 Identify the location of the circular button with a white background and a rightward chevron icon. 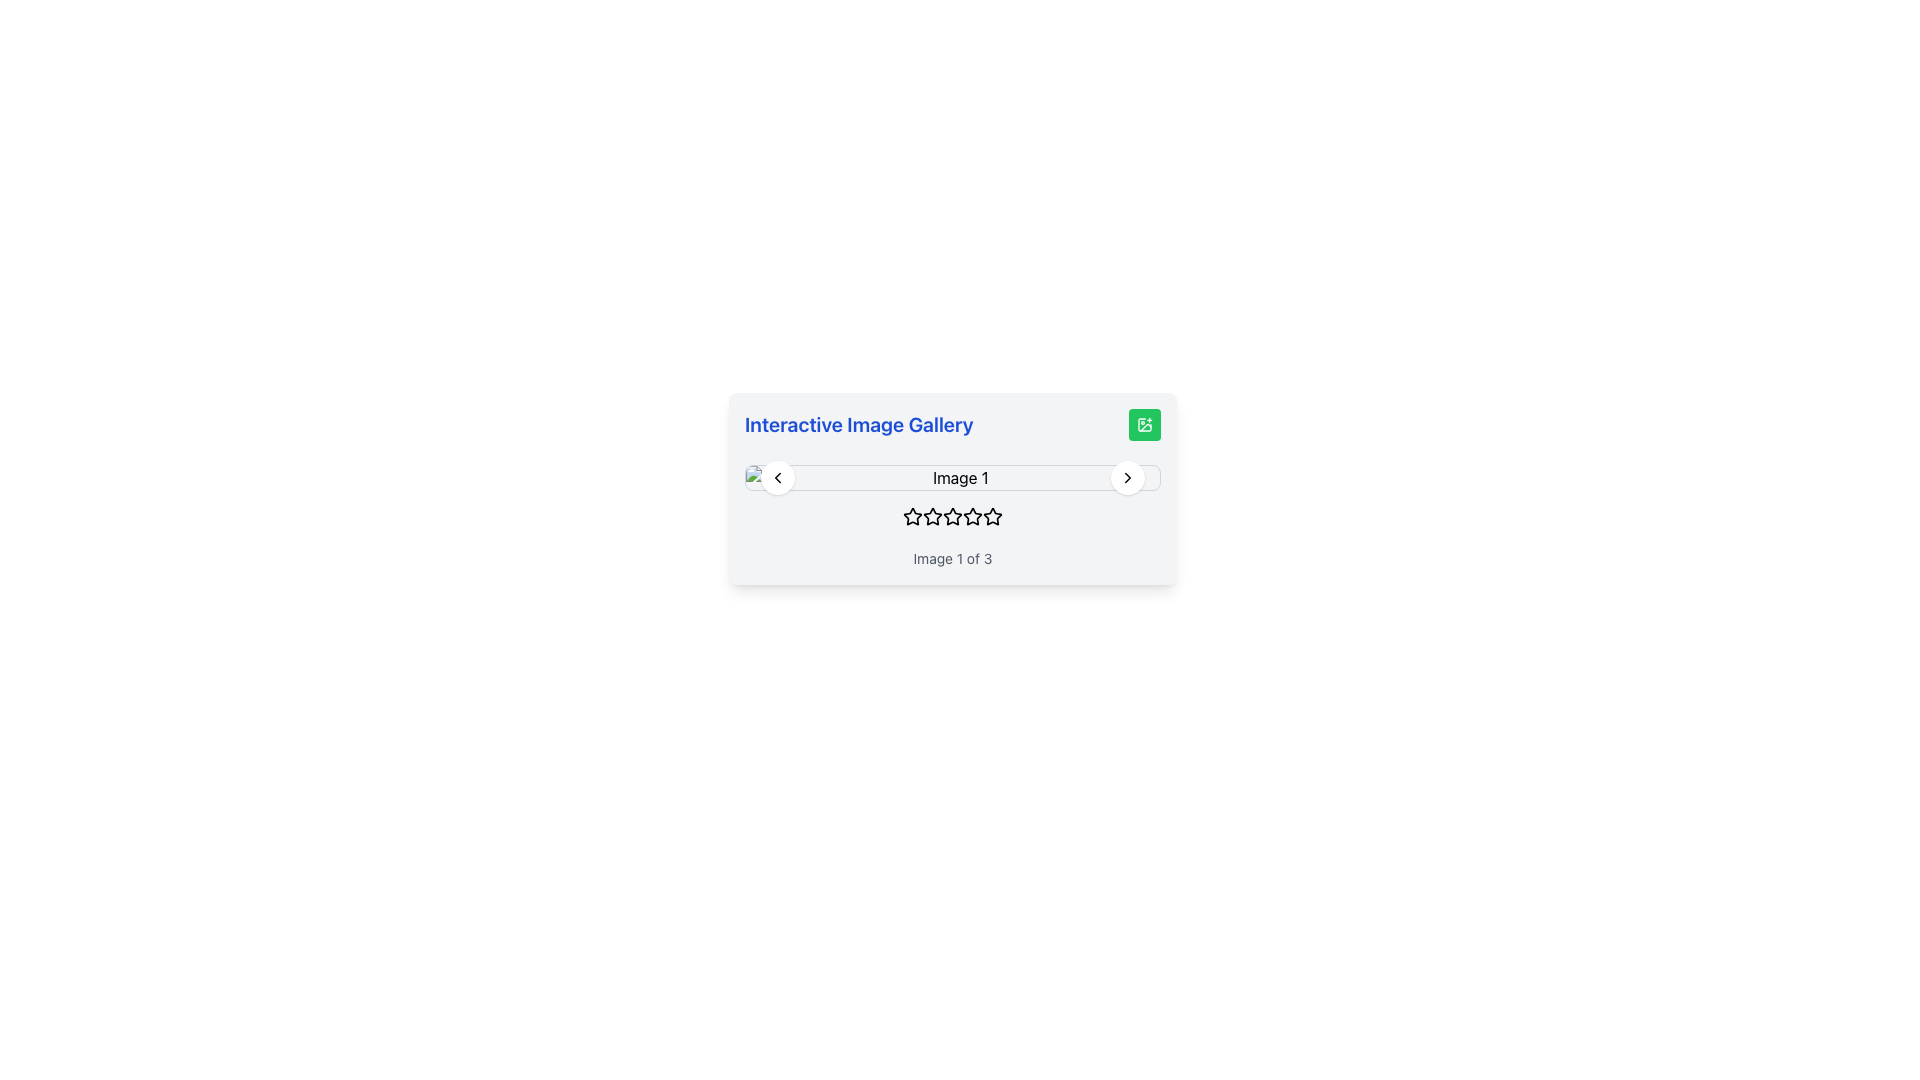
(1128, 478).